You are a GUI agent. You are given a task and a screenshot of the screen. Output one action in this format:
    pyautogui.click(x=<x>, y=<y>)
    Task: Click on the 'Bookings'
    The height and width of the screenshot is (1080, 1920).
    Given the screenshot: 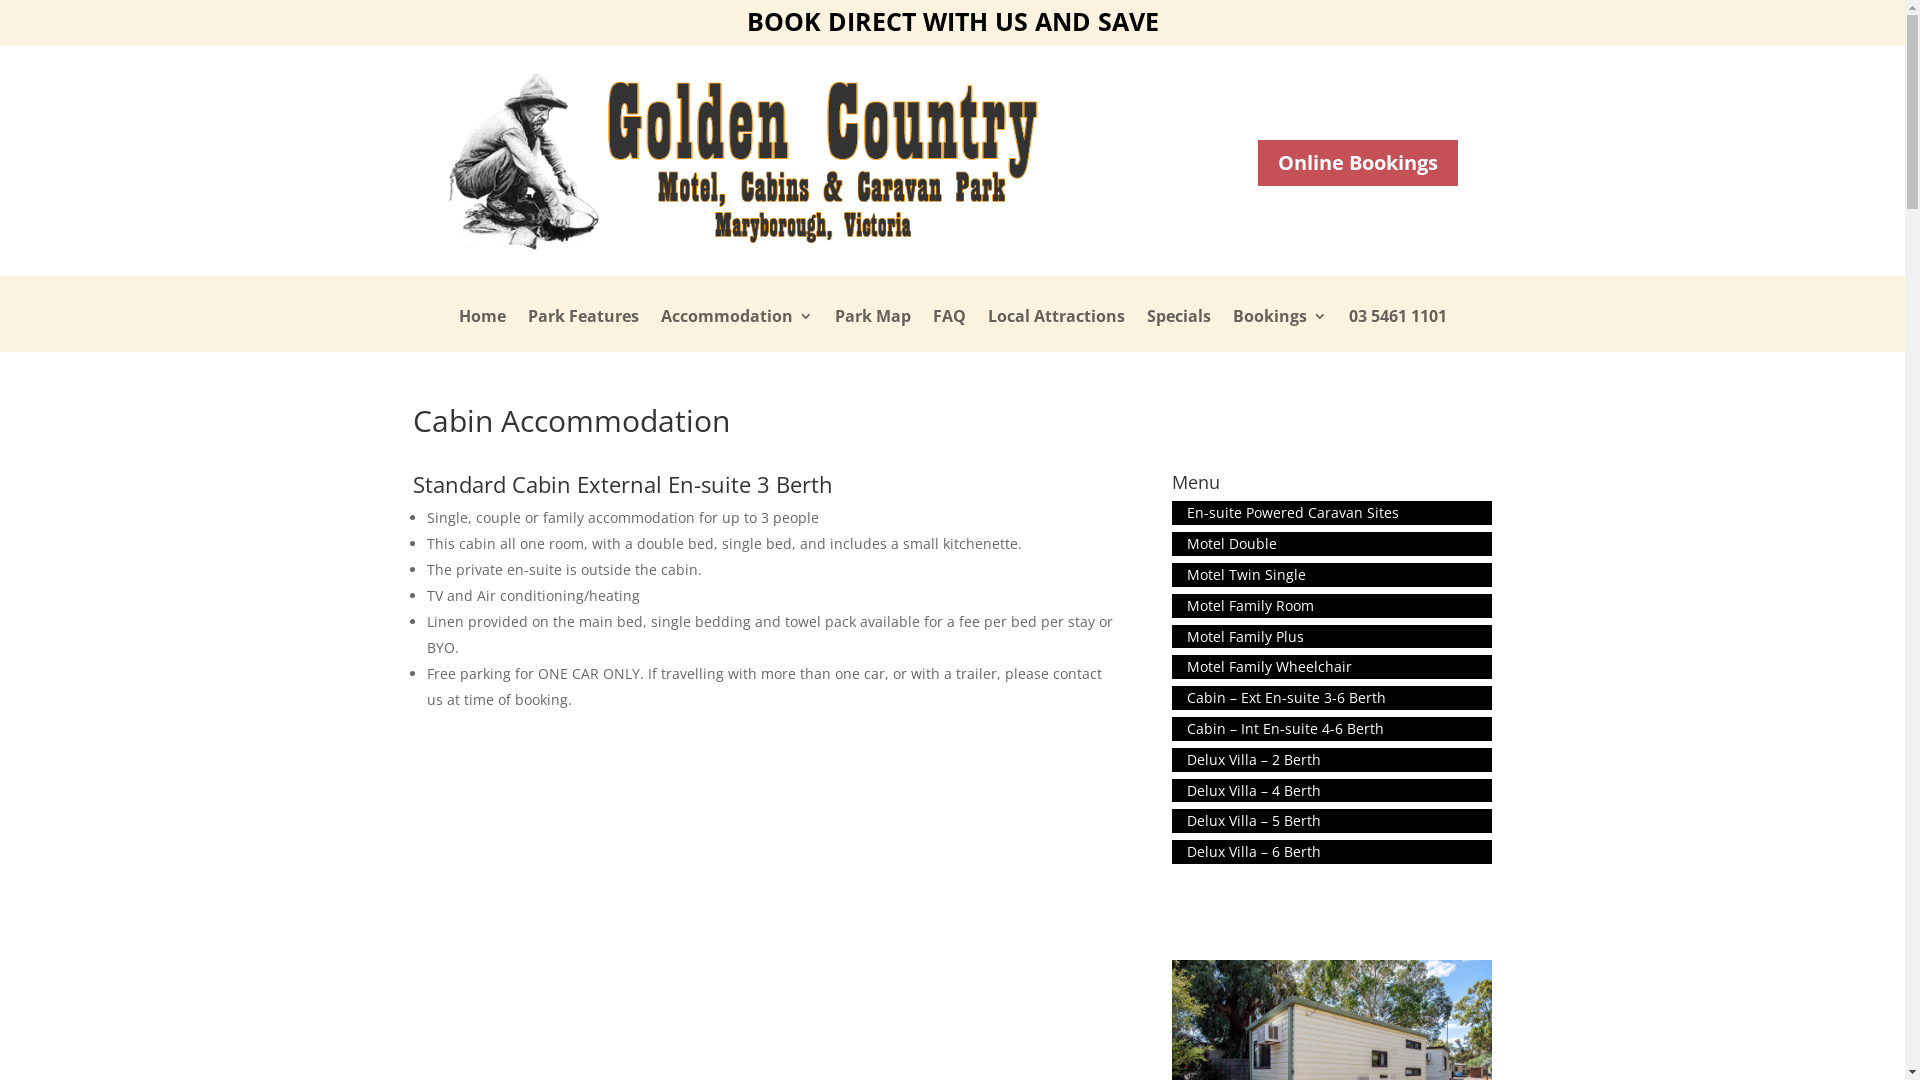 What is the action you would take?
    pyautogui.click(x=1277, y=329)
    